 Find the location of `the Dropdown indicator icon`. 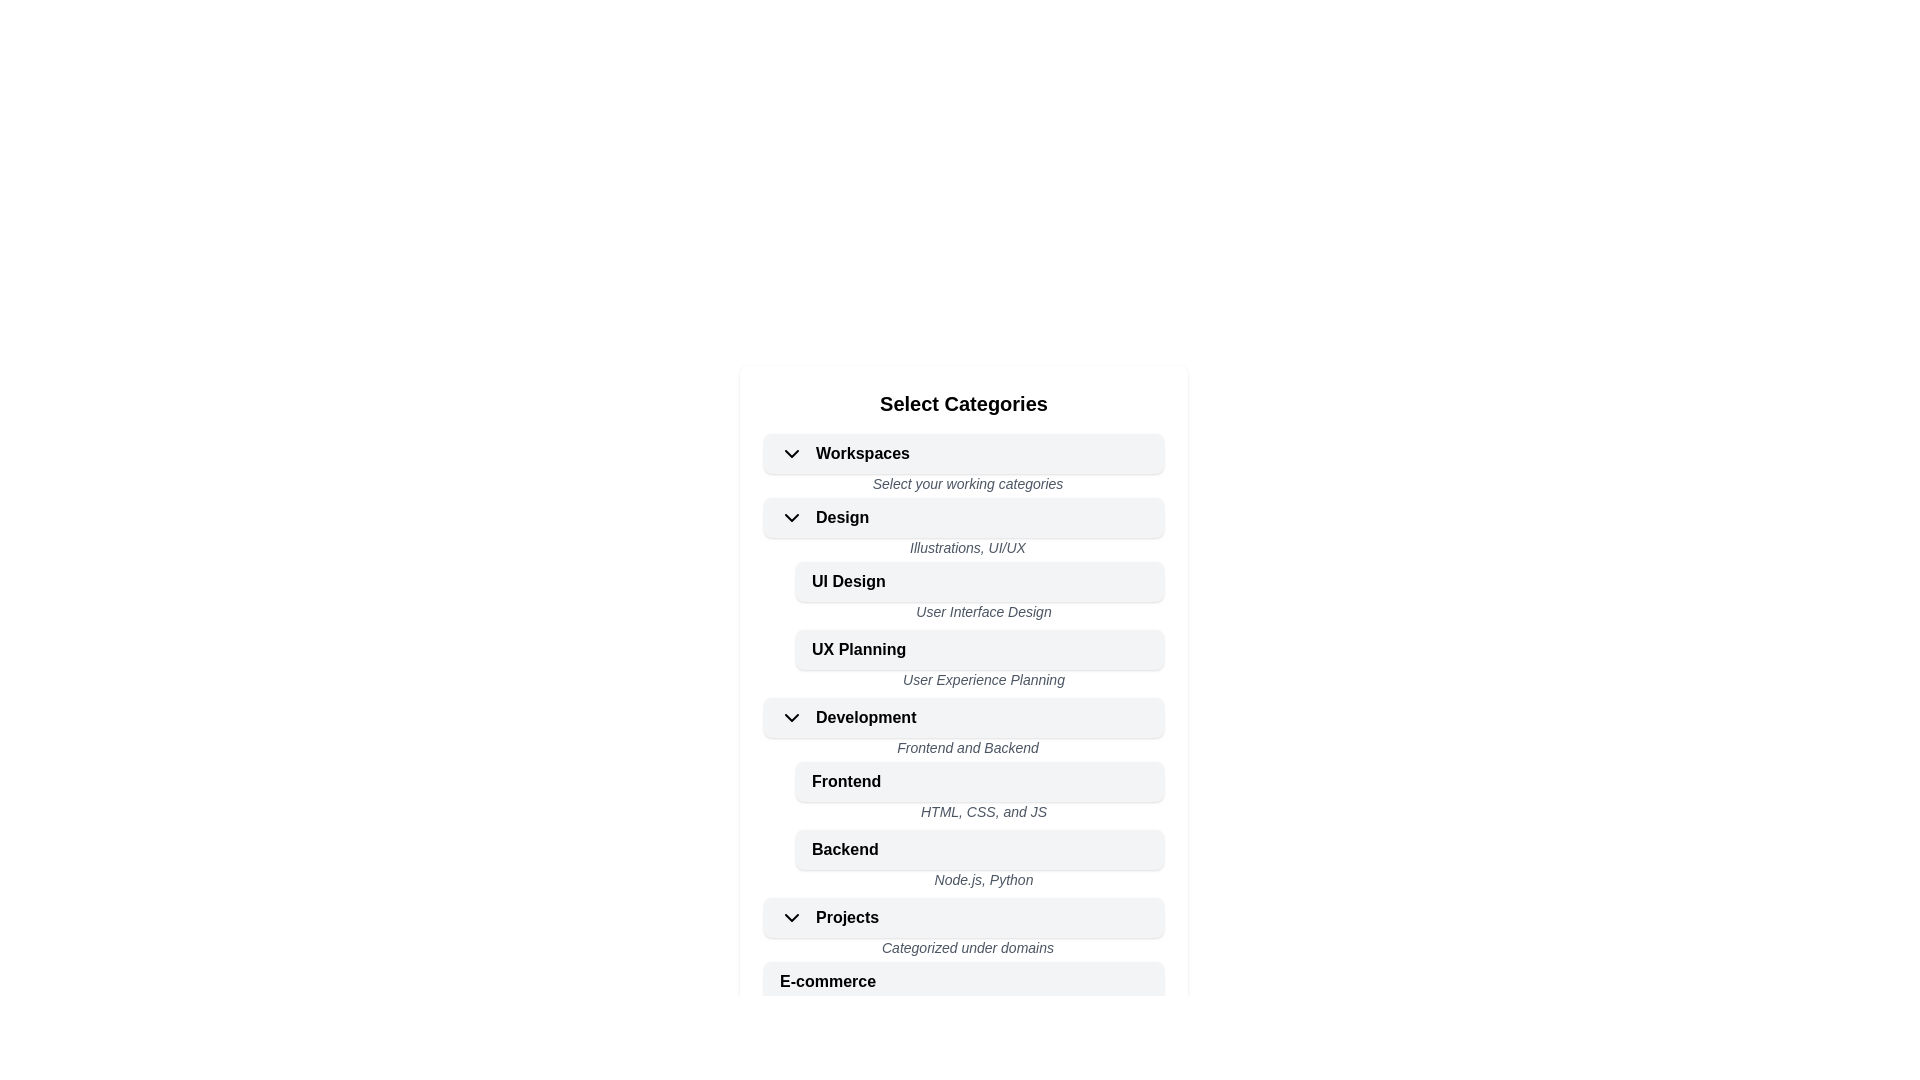

the Dropdown indicator icon is located at coordinates (791, 454).